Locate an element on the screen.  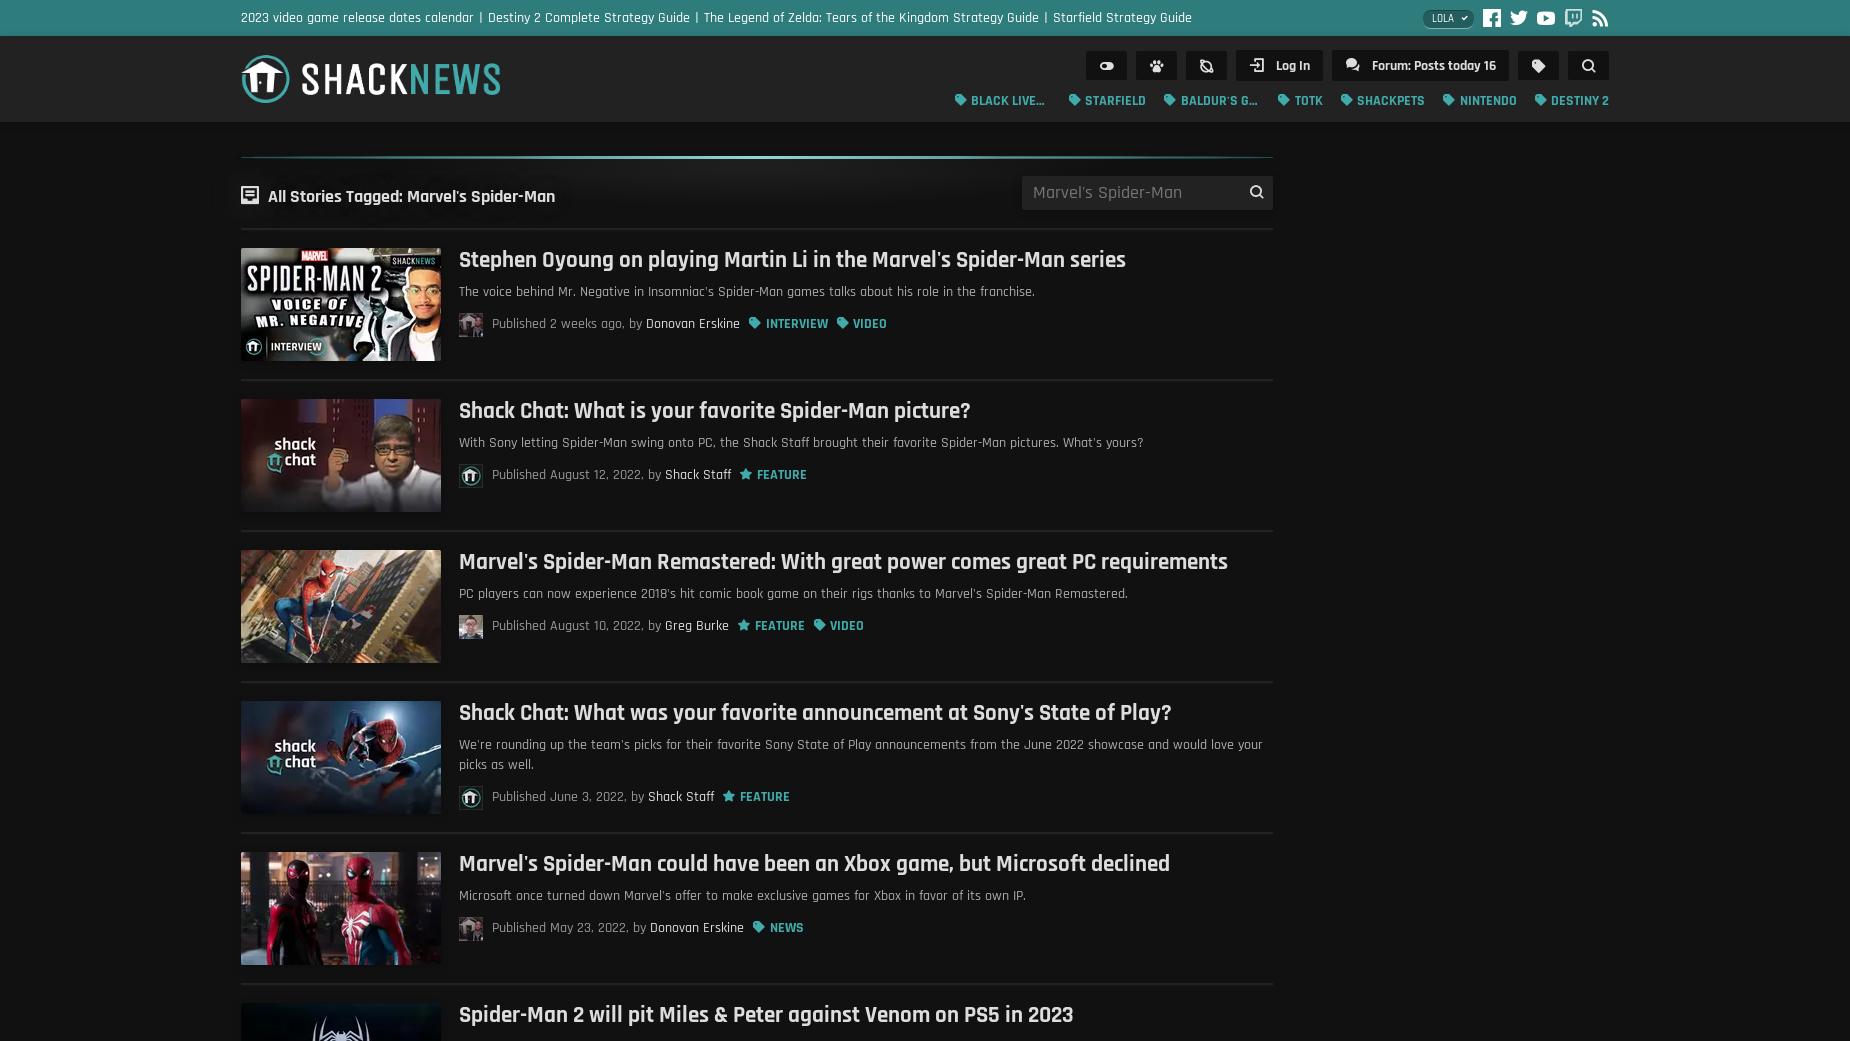
'The voice behind Mr. Negative in Insomniac's Spider-Man games talks about his role in the franchise.' is located at coordinates (747, 289).